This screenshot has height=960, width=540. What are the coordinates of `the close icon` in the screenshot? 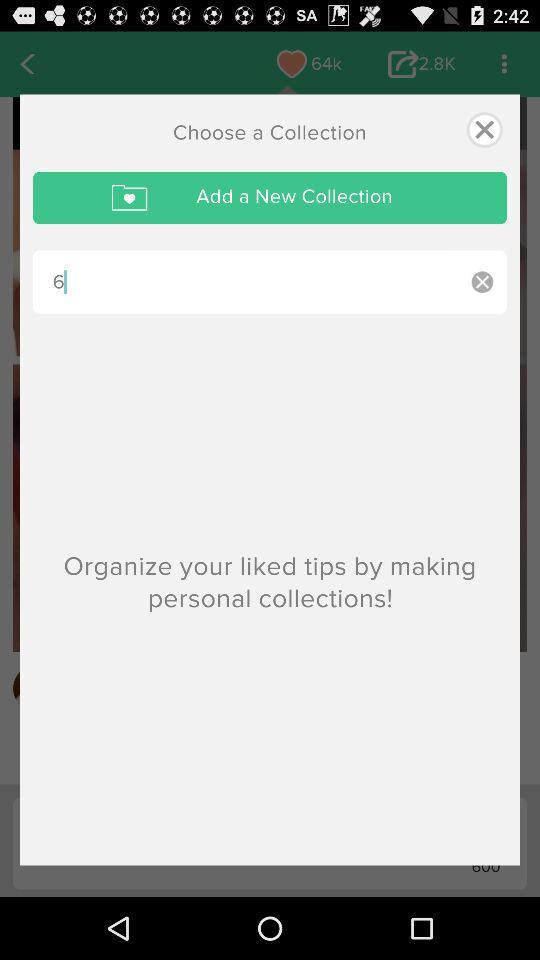 It's located at (483, 133).